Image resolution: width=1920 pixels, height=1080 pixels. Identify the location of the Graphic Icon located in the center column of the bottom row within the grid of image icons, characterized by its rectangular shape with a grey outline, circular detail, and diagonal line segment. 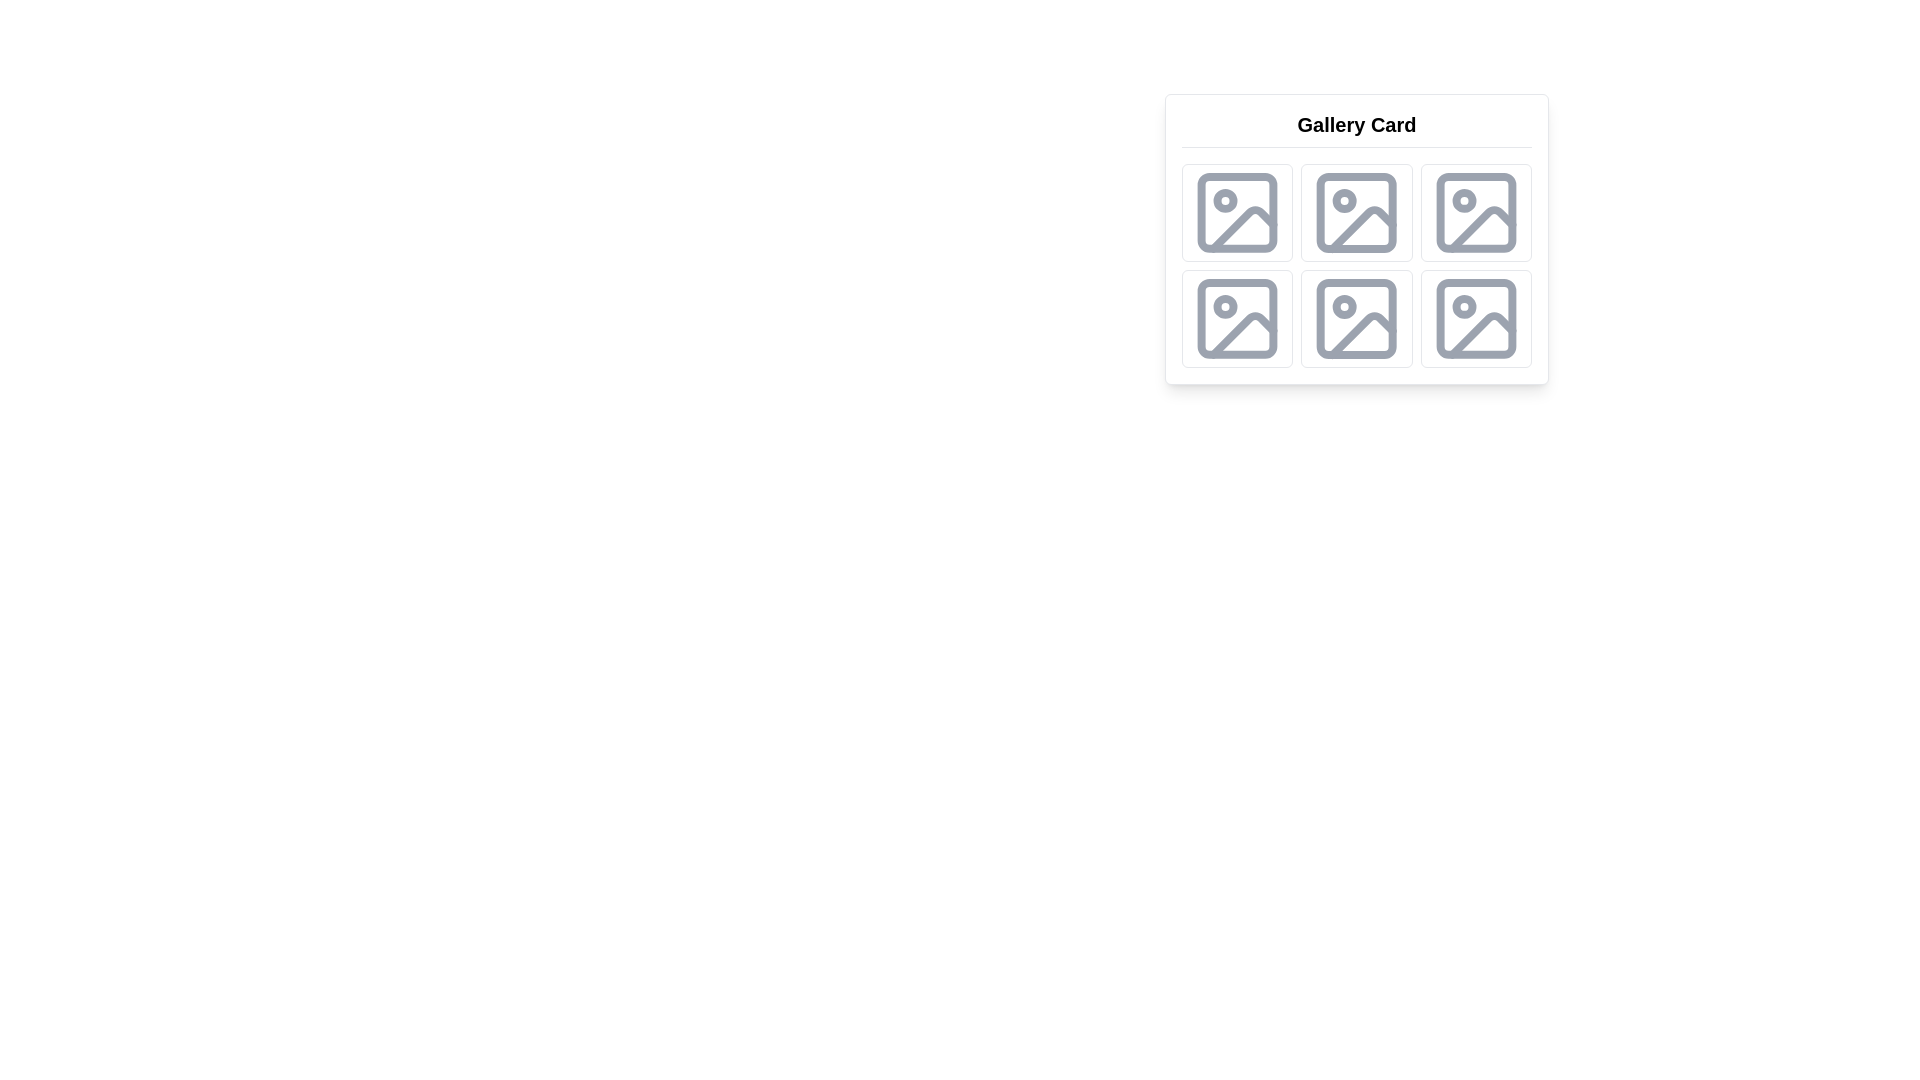
(1357, 318).